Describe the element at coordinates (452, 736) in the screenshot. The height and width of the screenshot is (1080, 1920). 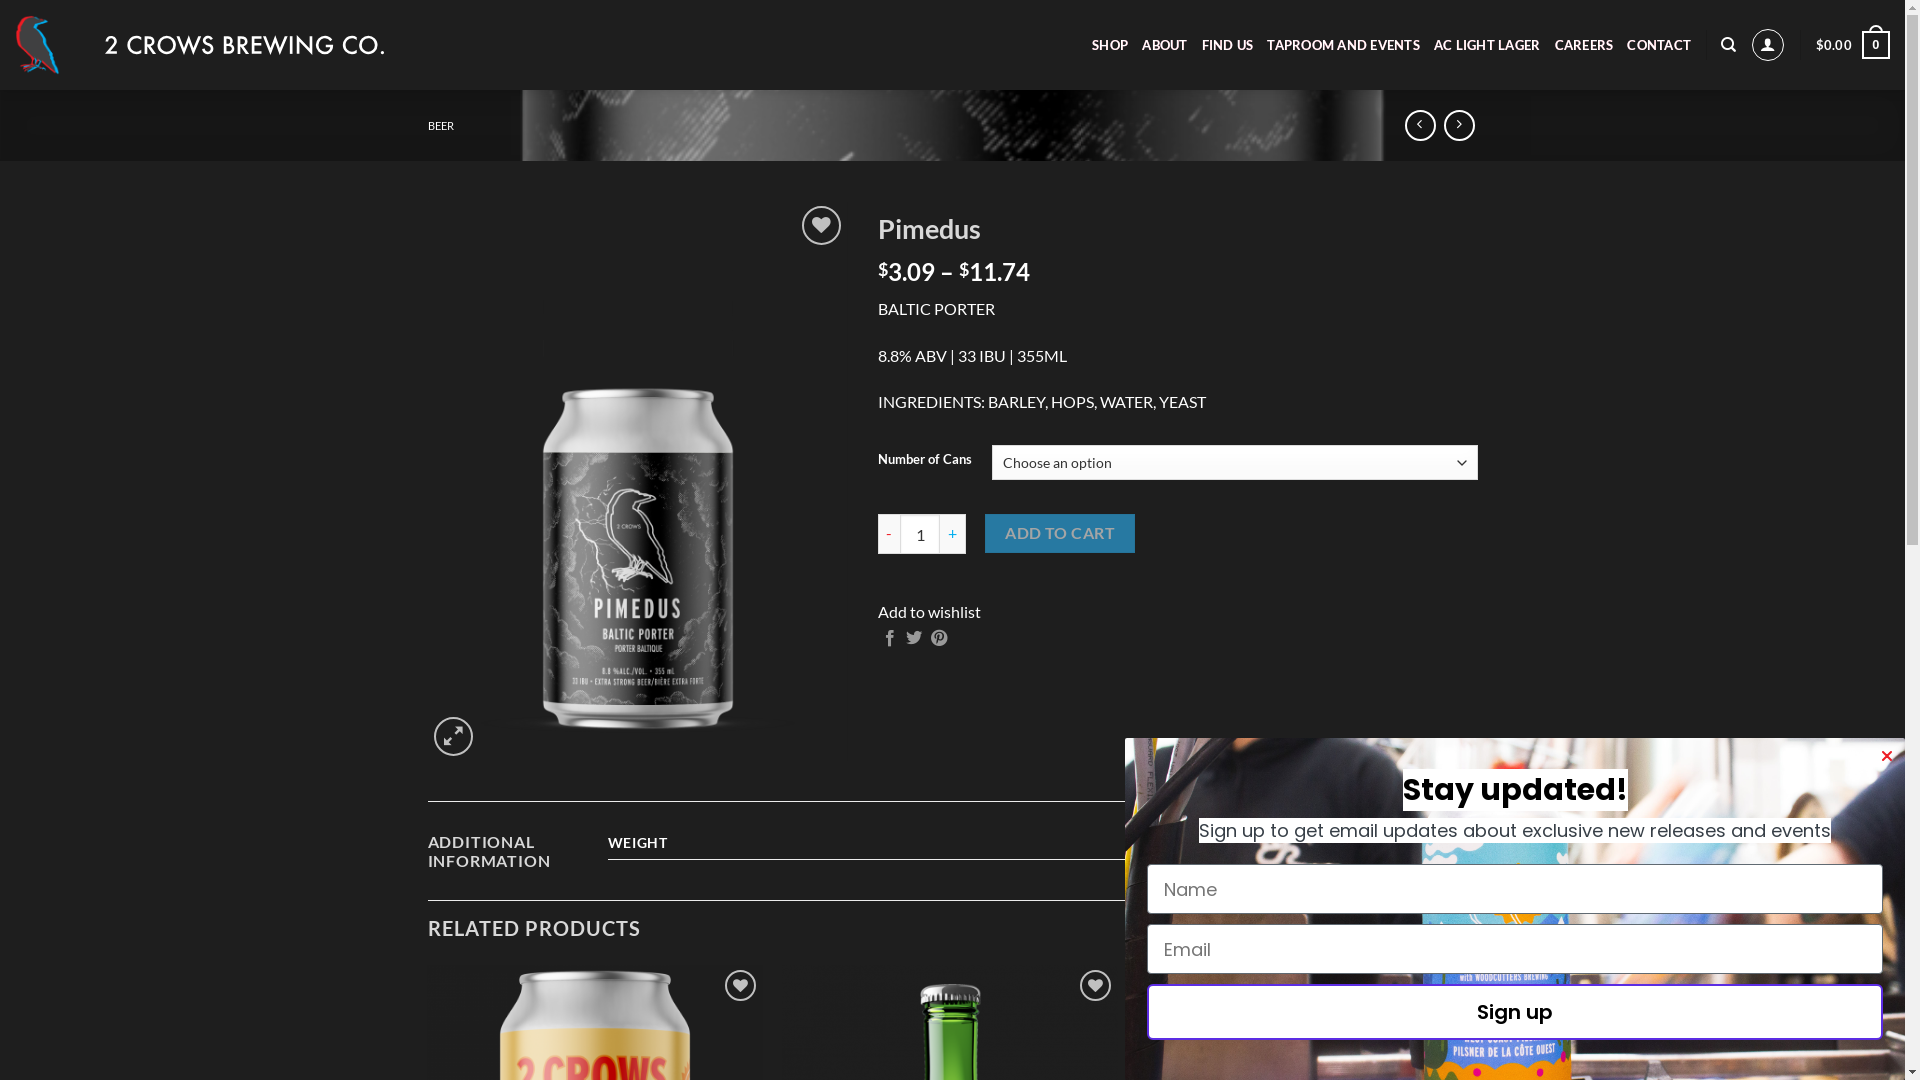
I see `'Zoom'` at that location.